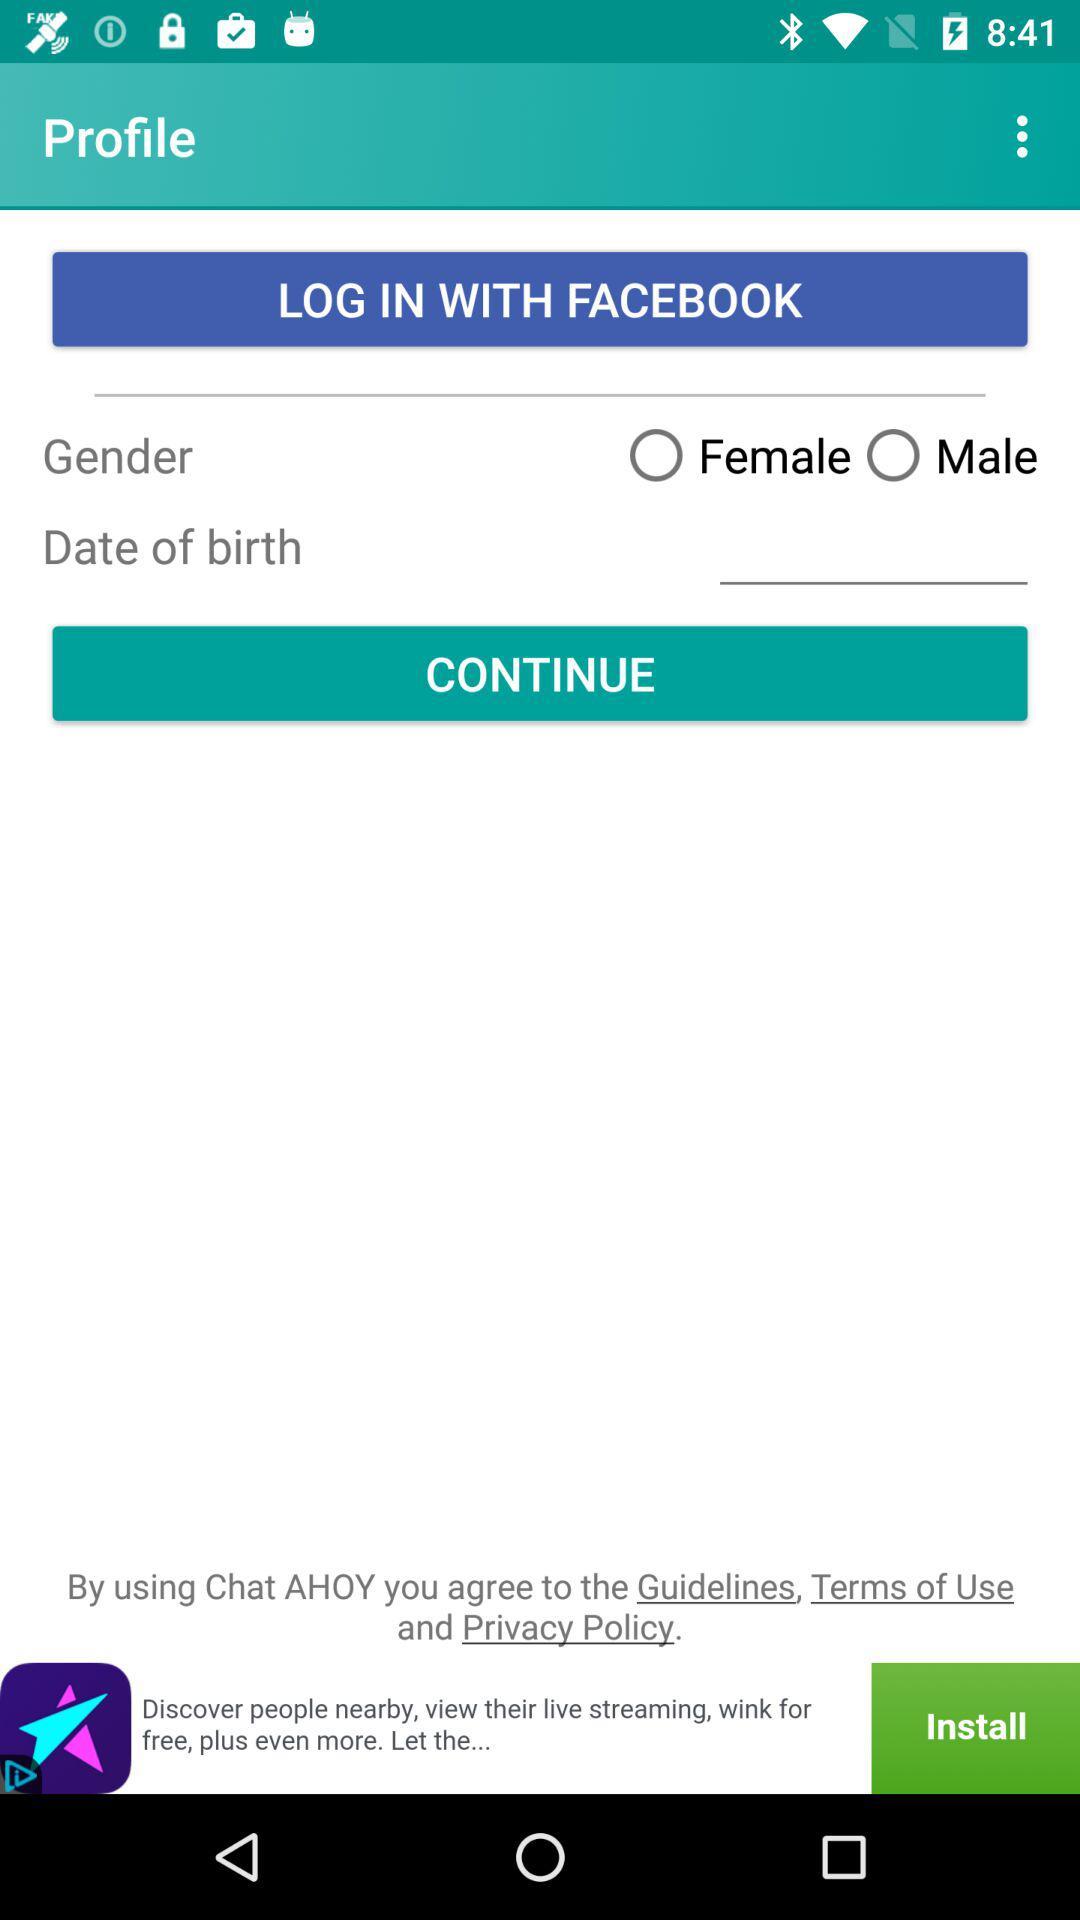 This screenshot has height=1920, width=1080. Describe the element at coordinates (1027, 135) in the screenshot. I see `the item next to profile item` at that location.